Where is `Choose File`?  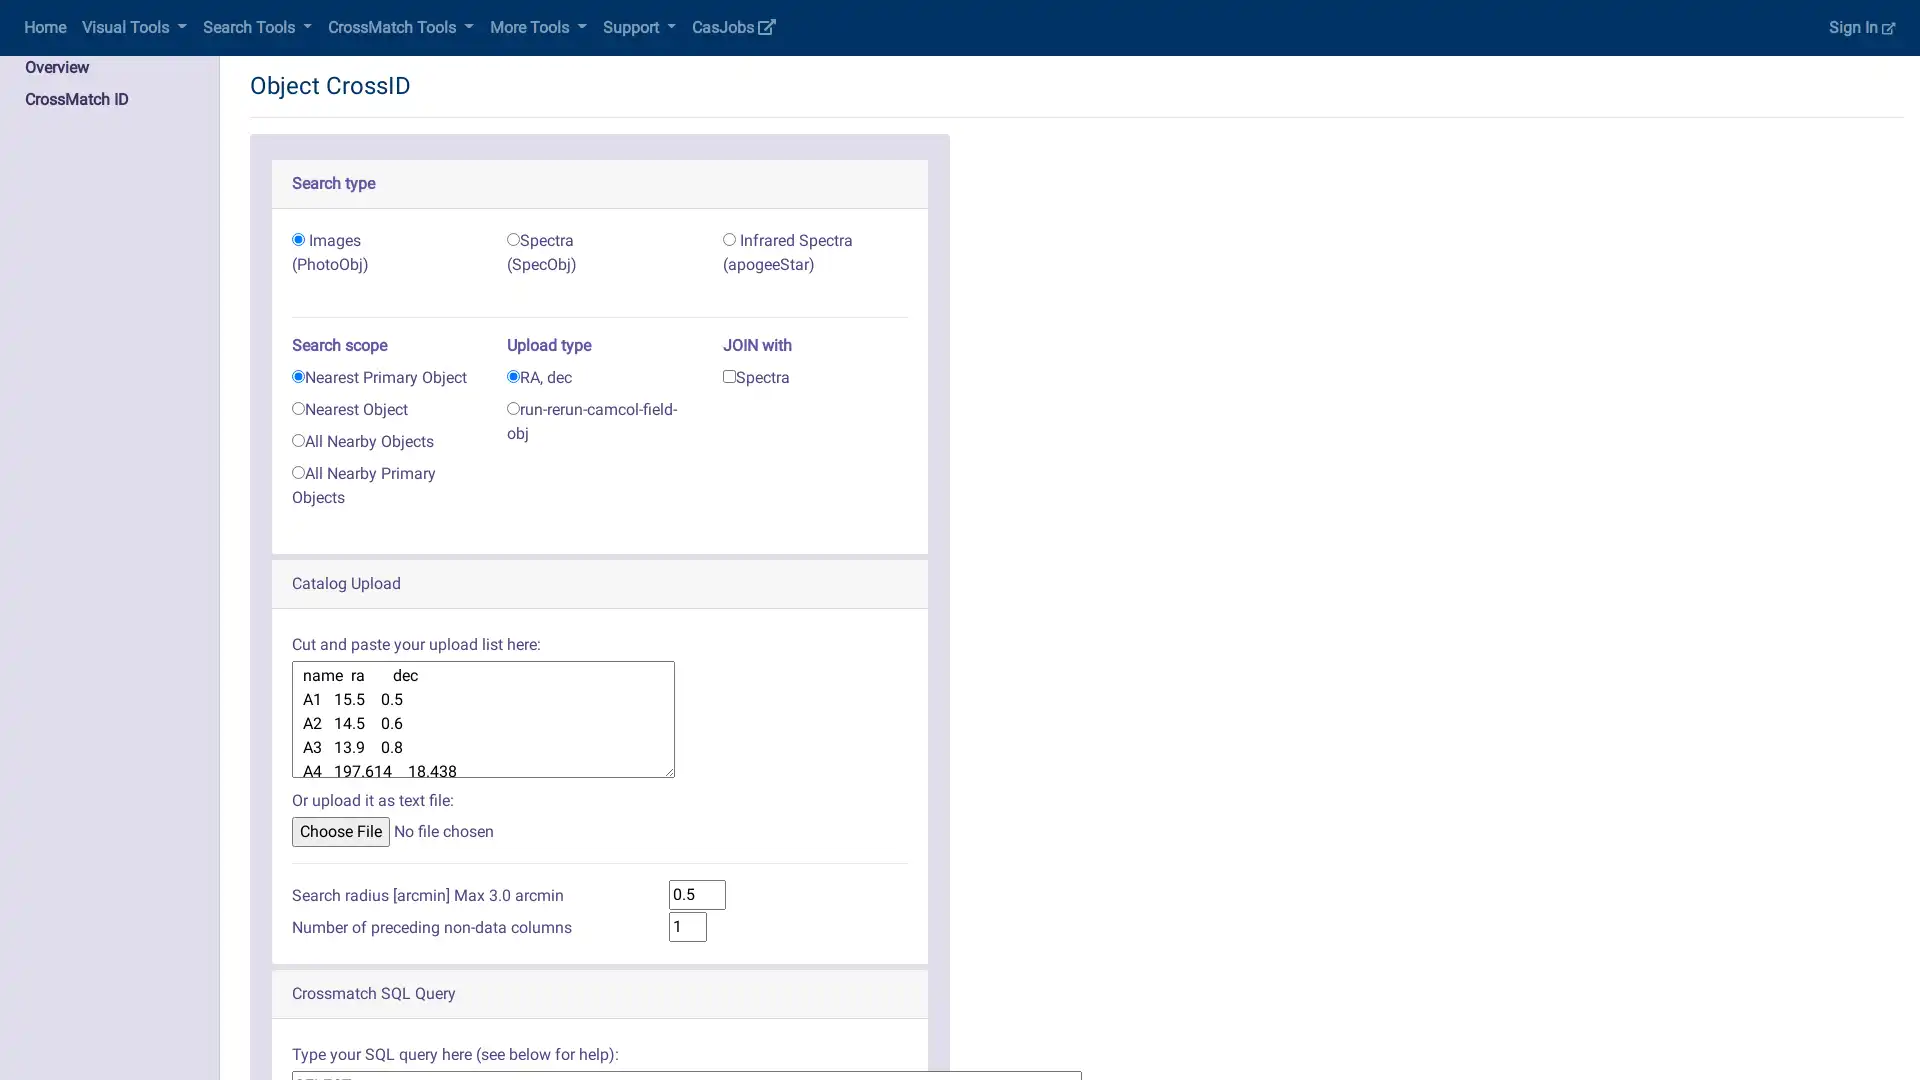 Choose File is located at coordinates (340, 830).